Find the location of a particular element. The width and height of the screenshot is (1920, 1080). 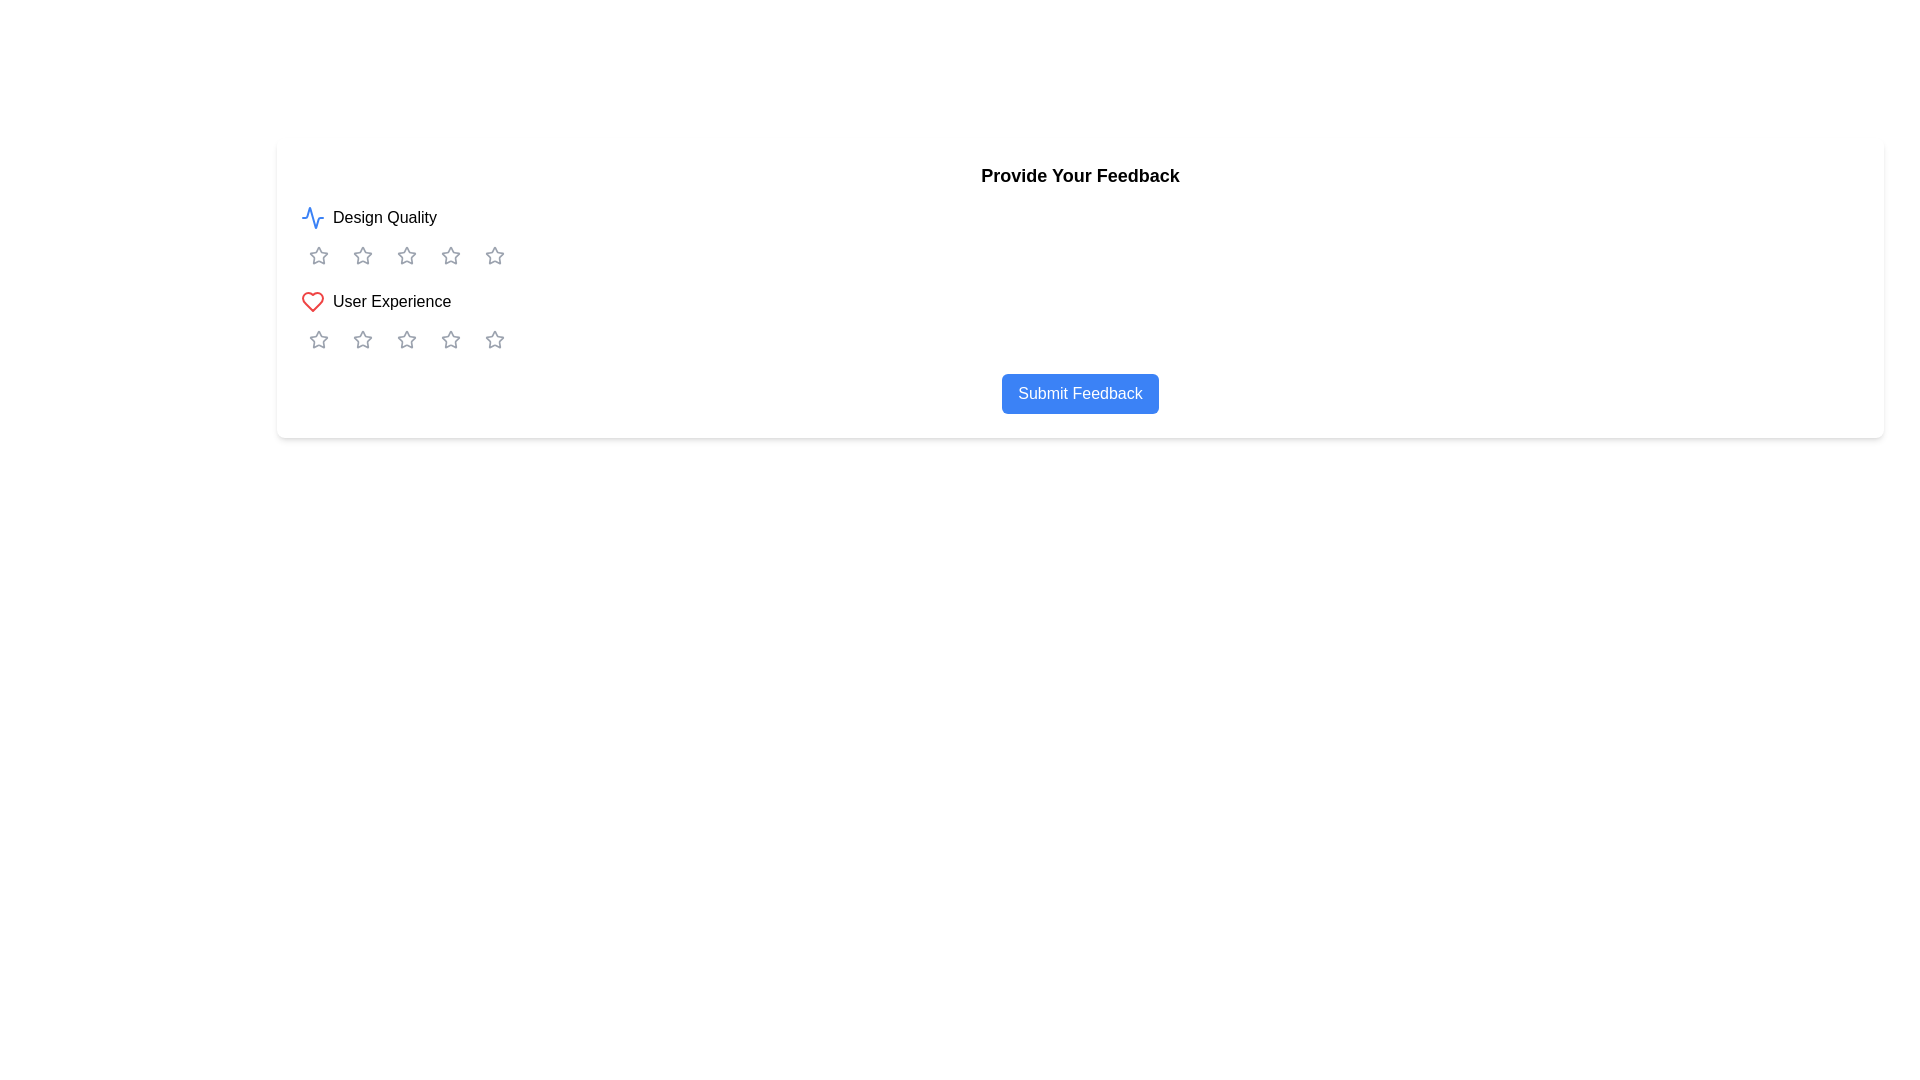

the first hollow star icon is located at coordinates (317, 338).